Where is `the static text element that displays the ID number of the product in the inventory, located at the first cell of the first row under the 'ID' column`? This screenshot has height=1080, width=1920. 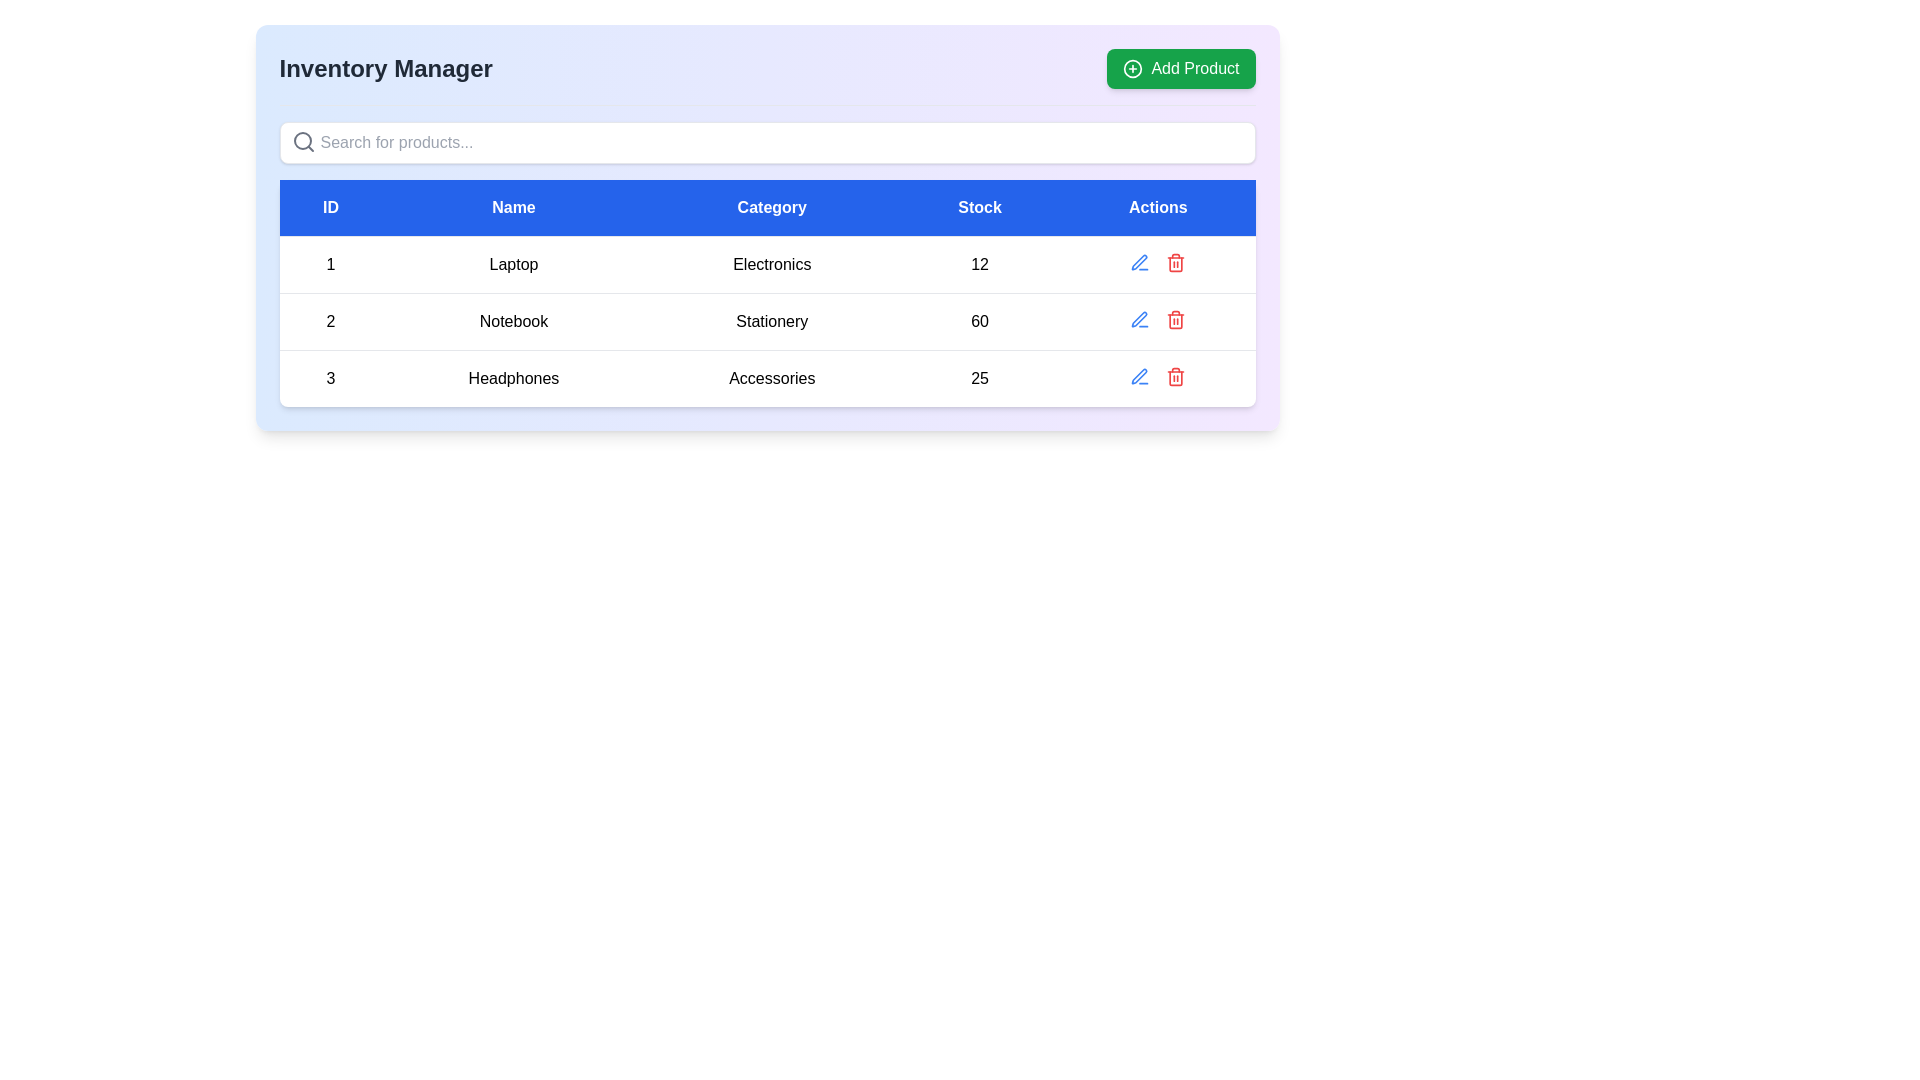
the static text element that displays the ID number of the product in the inventory, located at the first cell of the first row under the 'ID' column is located at coordinates (331, 264).